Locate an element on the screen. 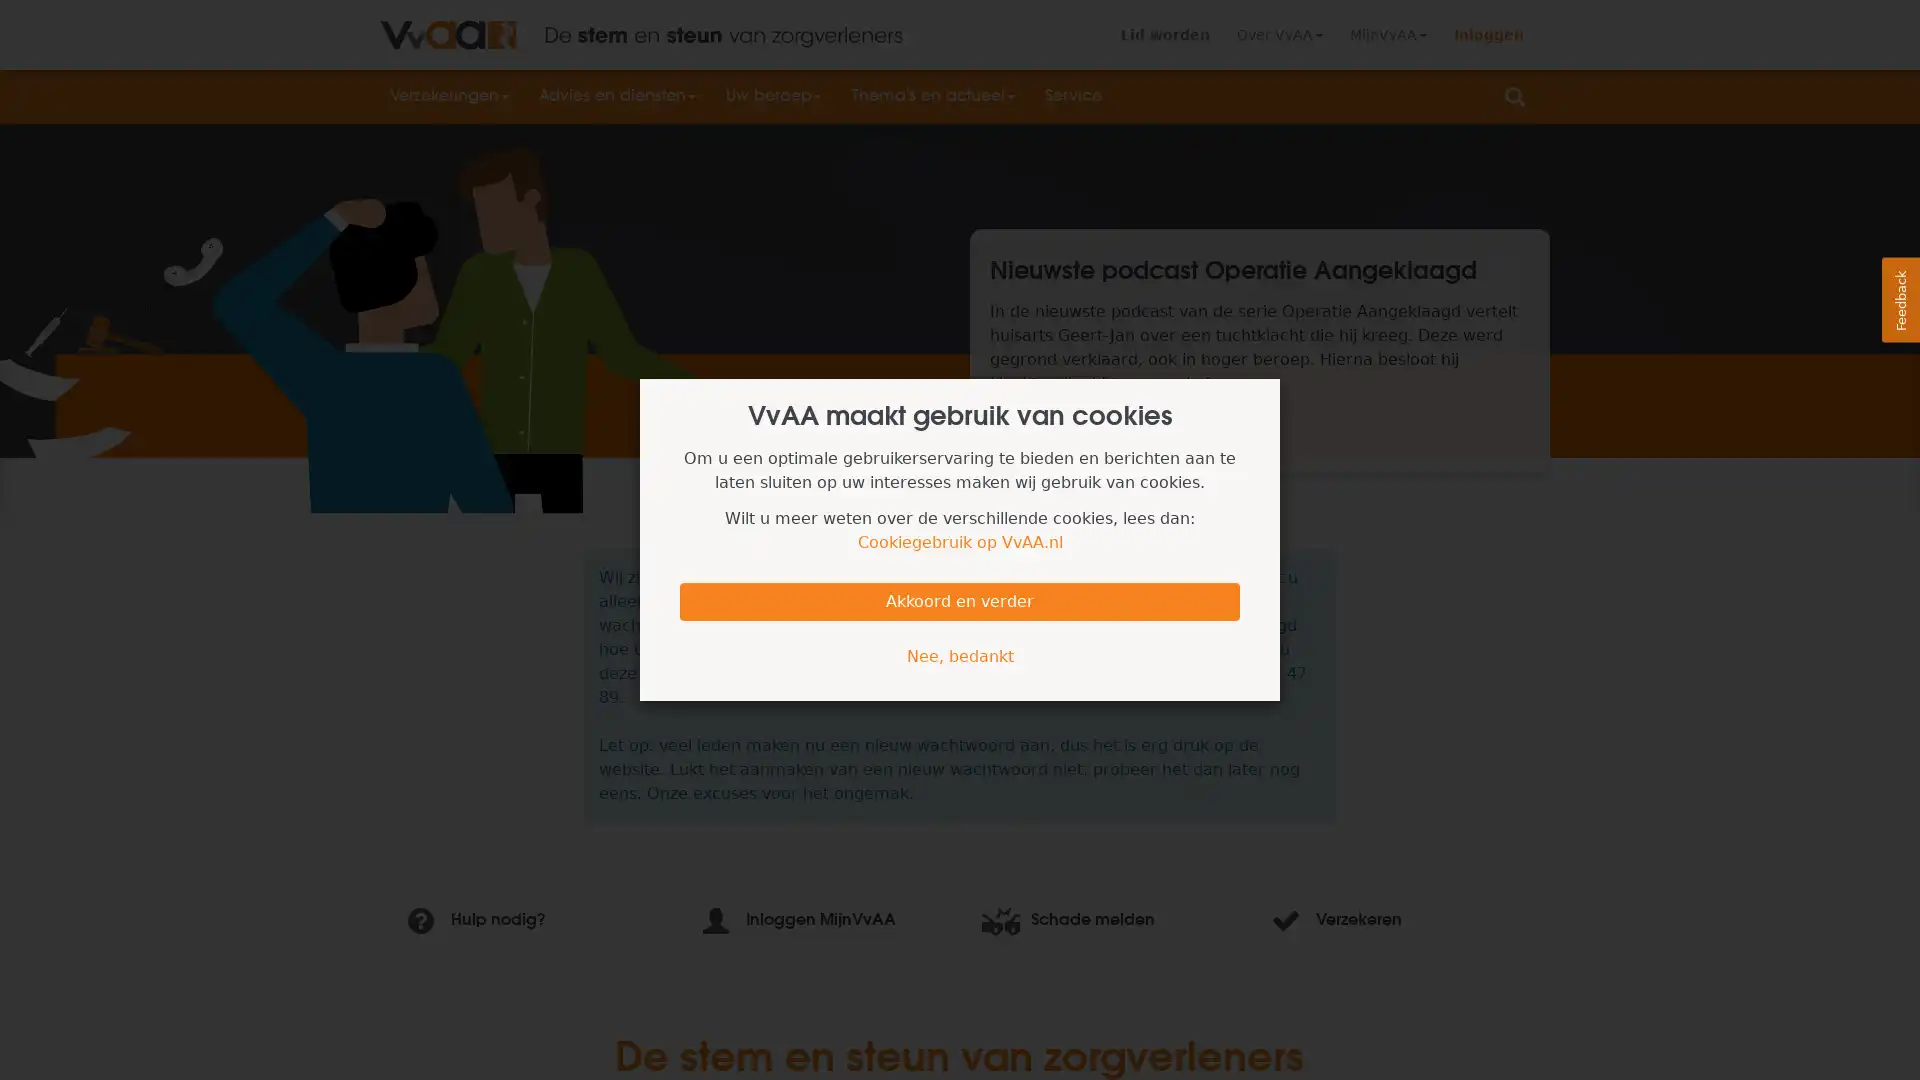 This screenshot has width=1920, height=1080. Akkoord en verder is located at coordinates (960, 600).